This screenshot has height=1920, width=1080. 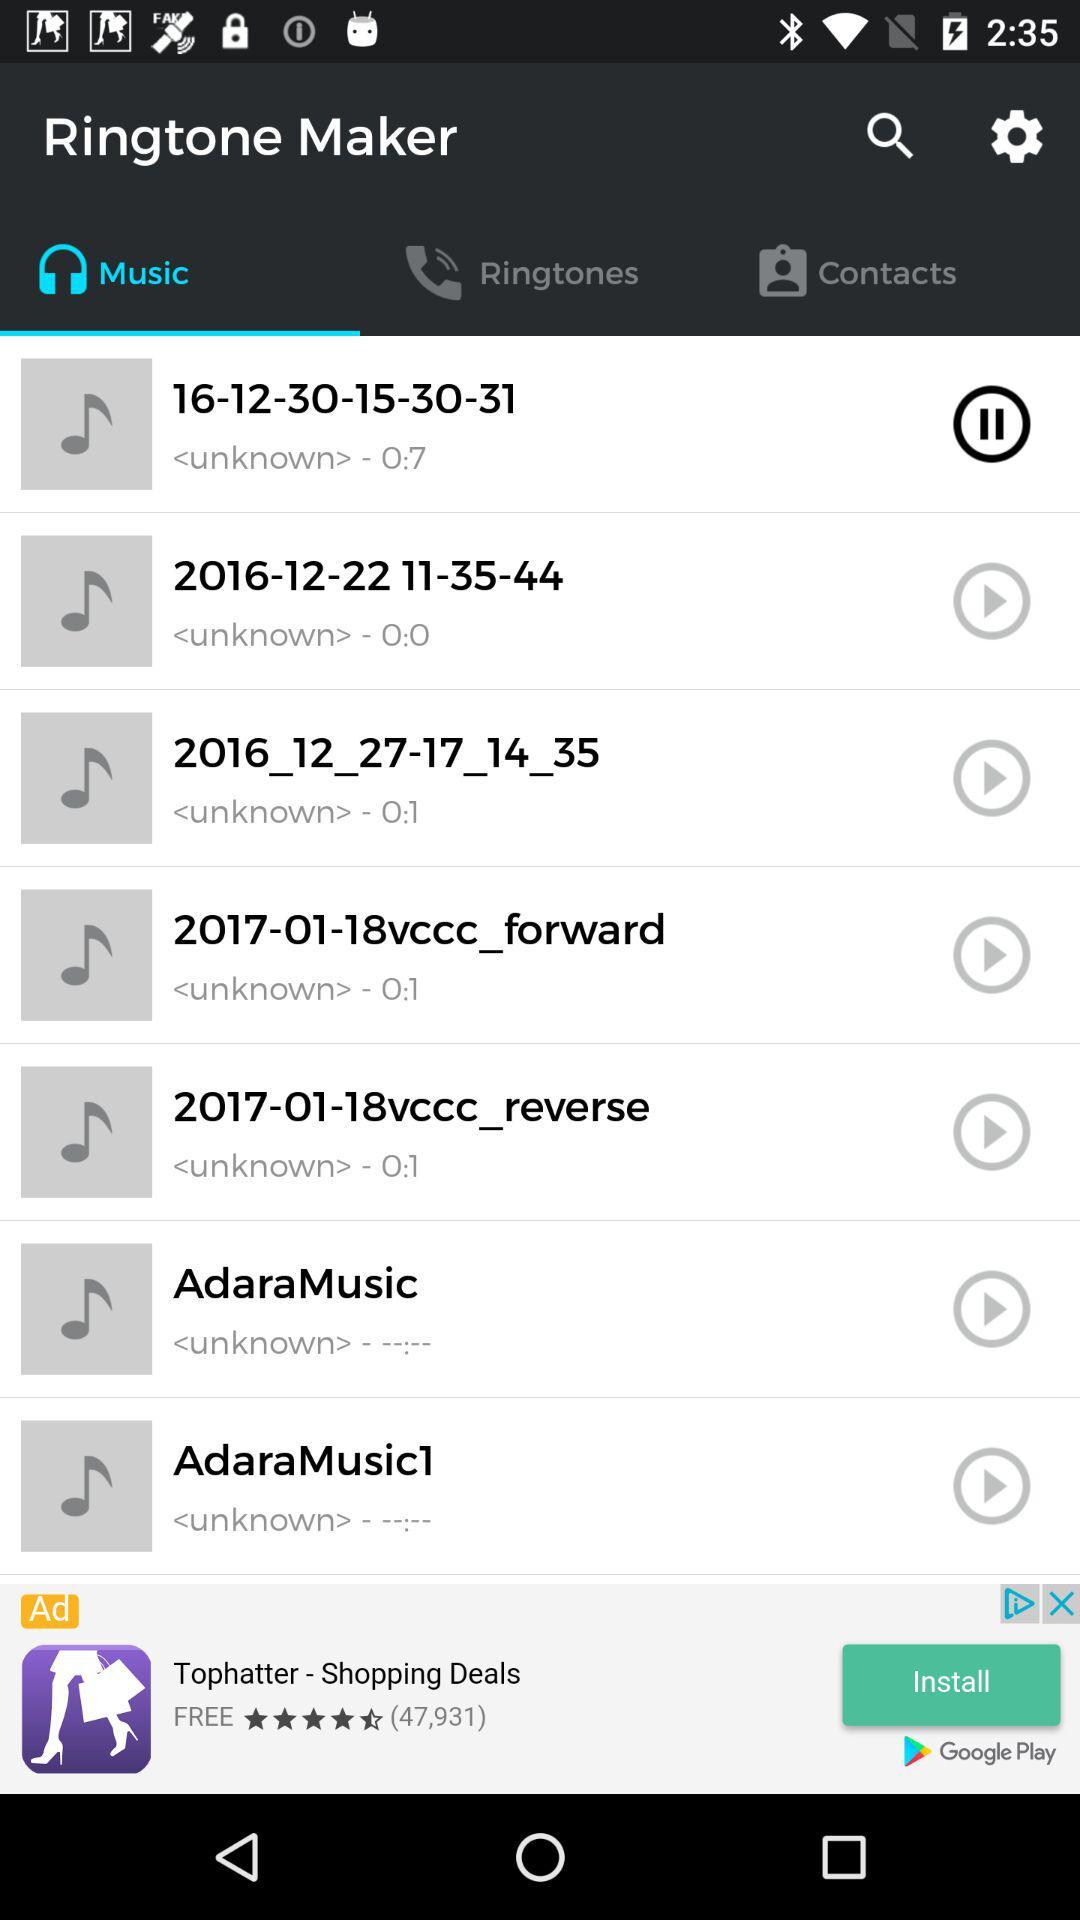 What do you see at coordinates (991, 423) in the screenshot?
I see `play` at bounding box center [991, 423].